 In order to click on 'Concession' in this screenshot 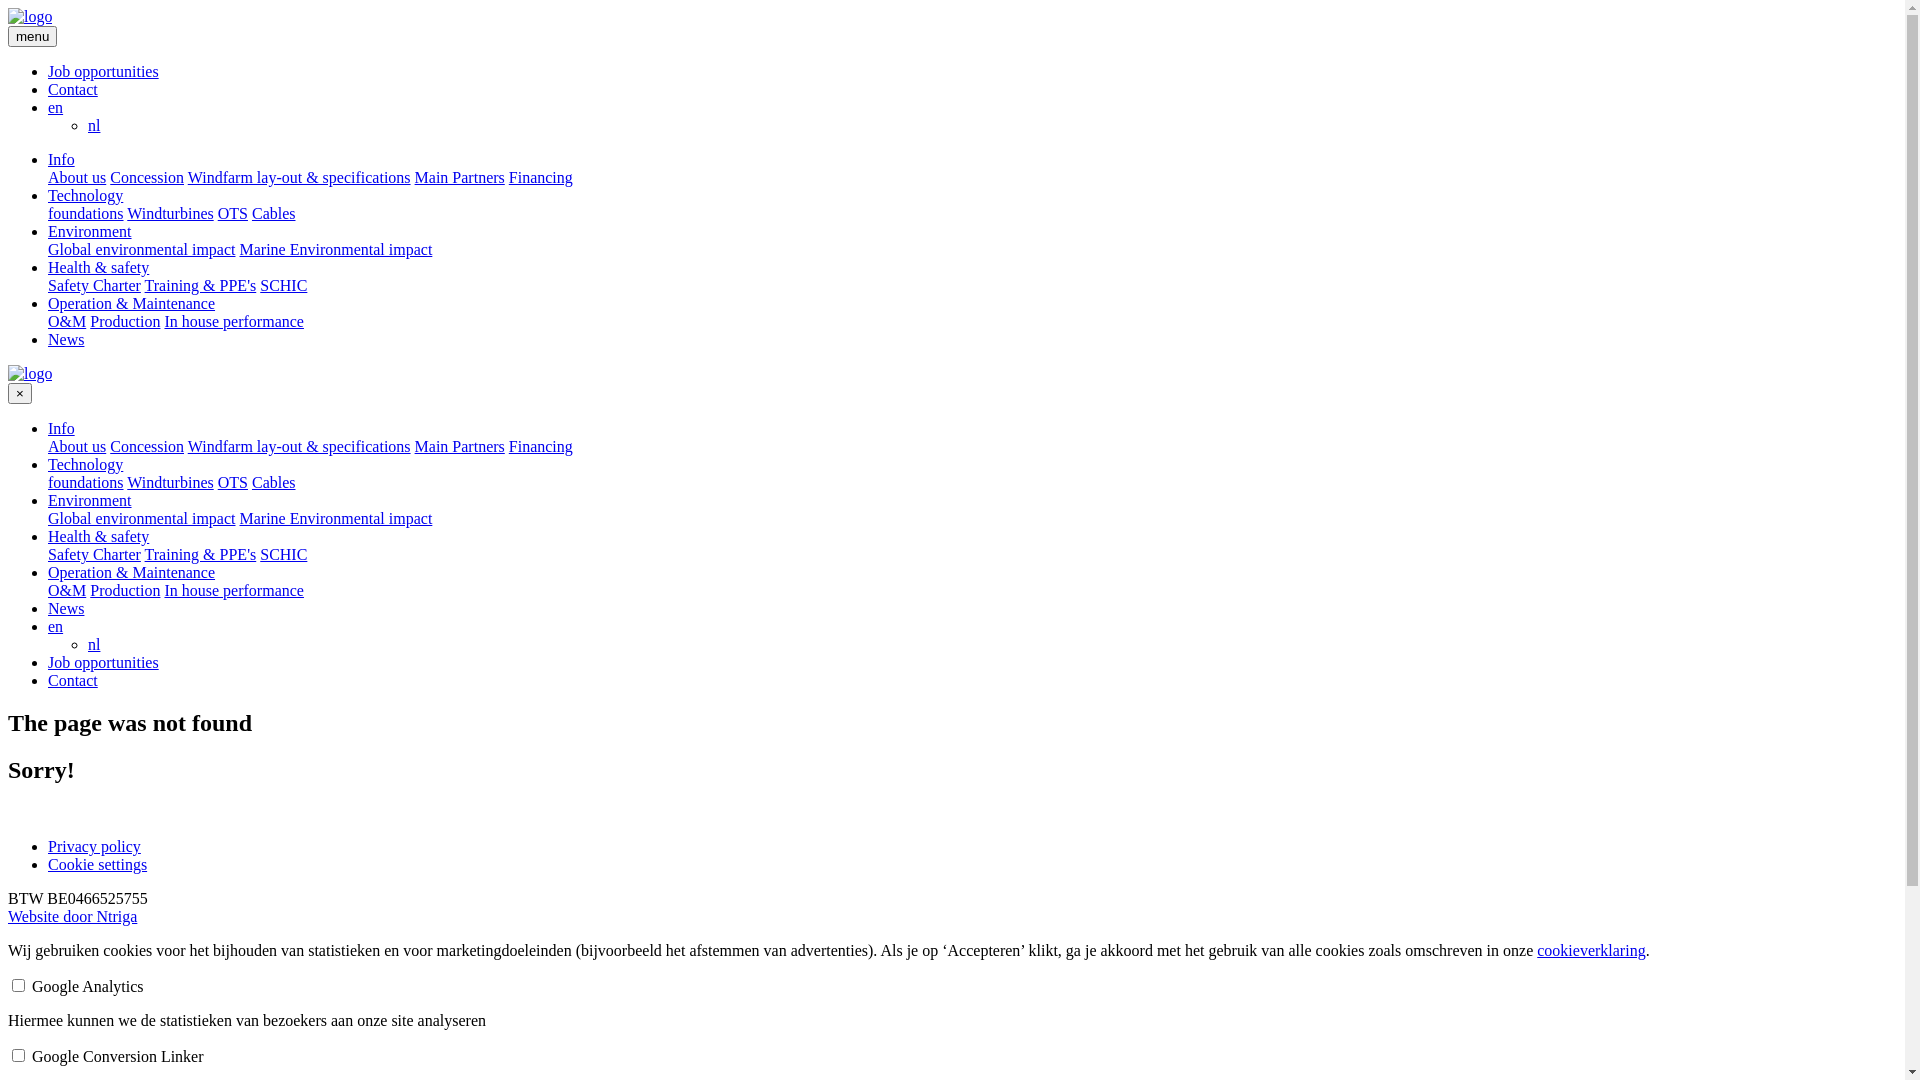, I will do `click(146, 176)`.